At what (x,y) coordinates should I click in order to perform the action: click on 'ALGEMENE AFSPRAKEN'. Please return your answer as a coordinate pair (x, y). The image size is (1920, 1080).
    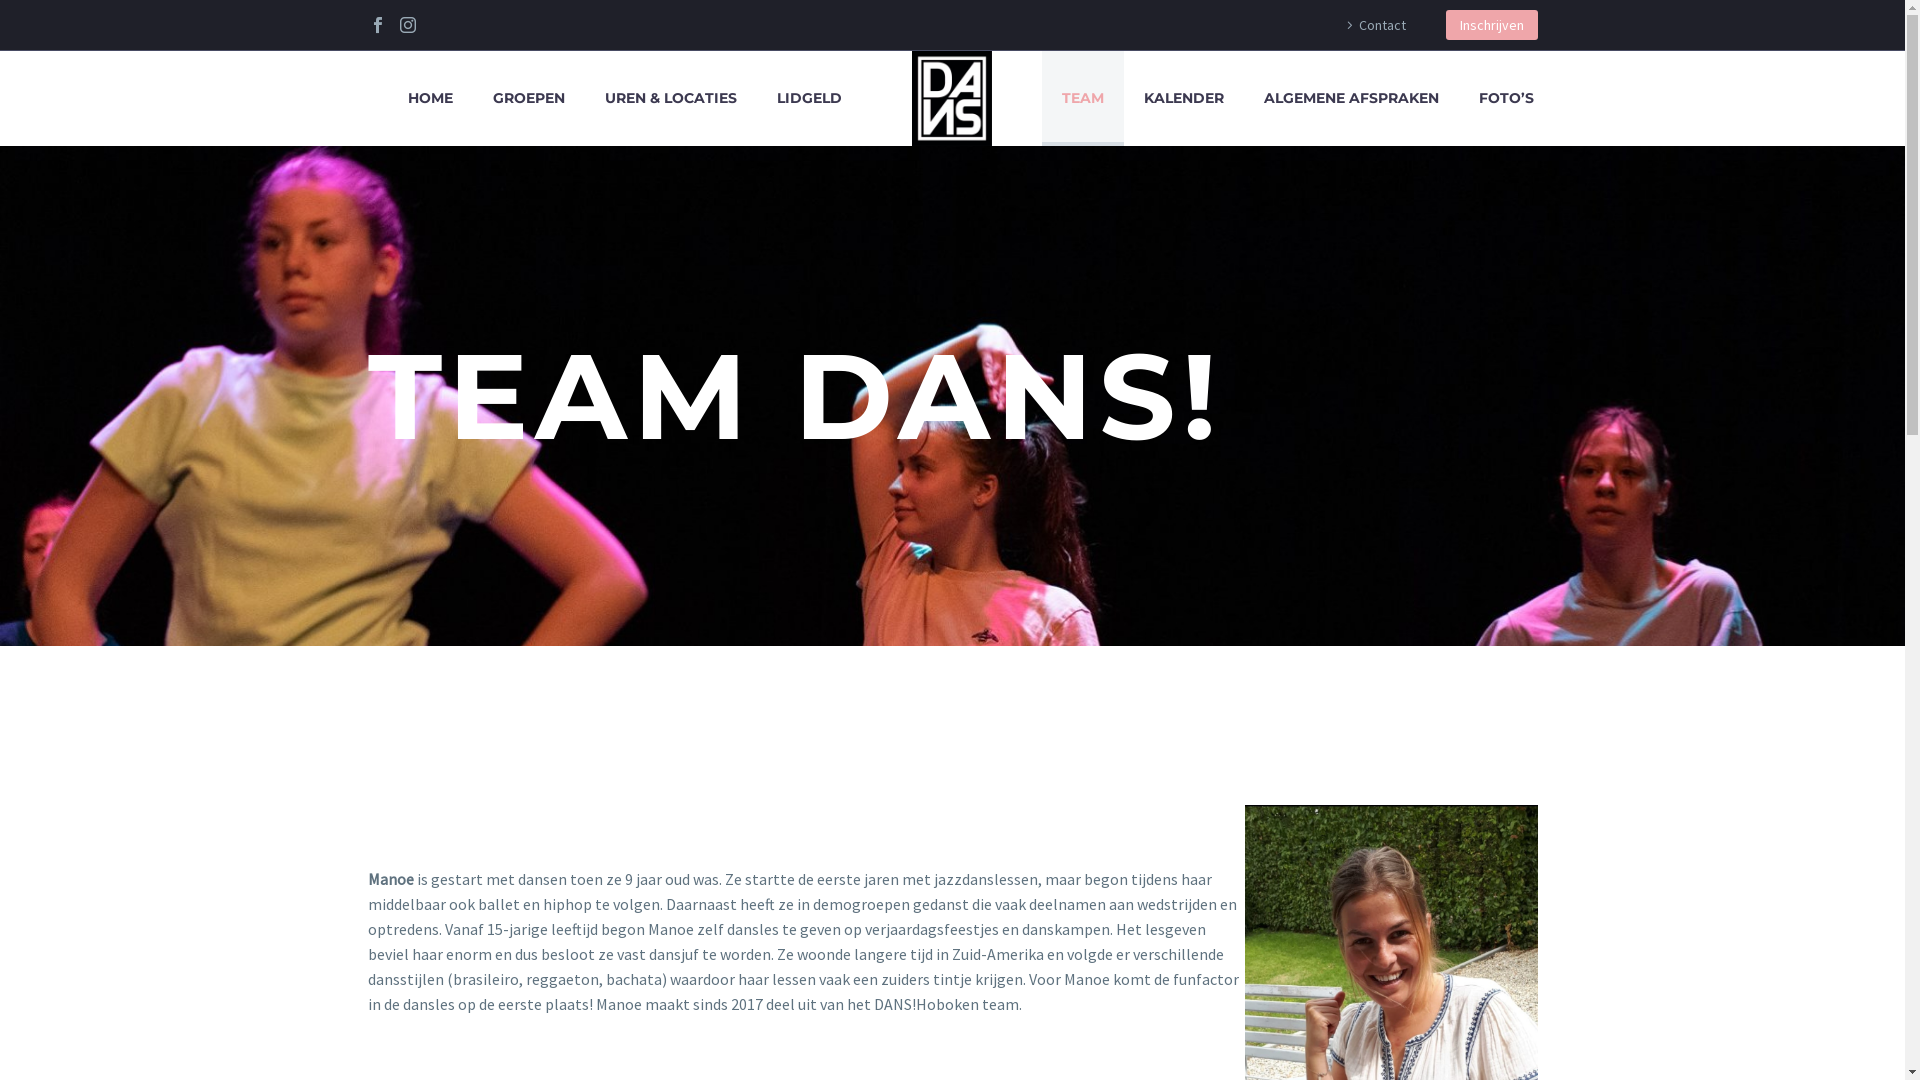
    Looking at the image, I should click on (1351, 98).